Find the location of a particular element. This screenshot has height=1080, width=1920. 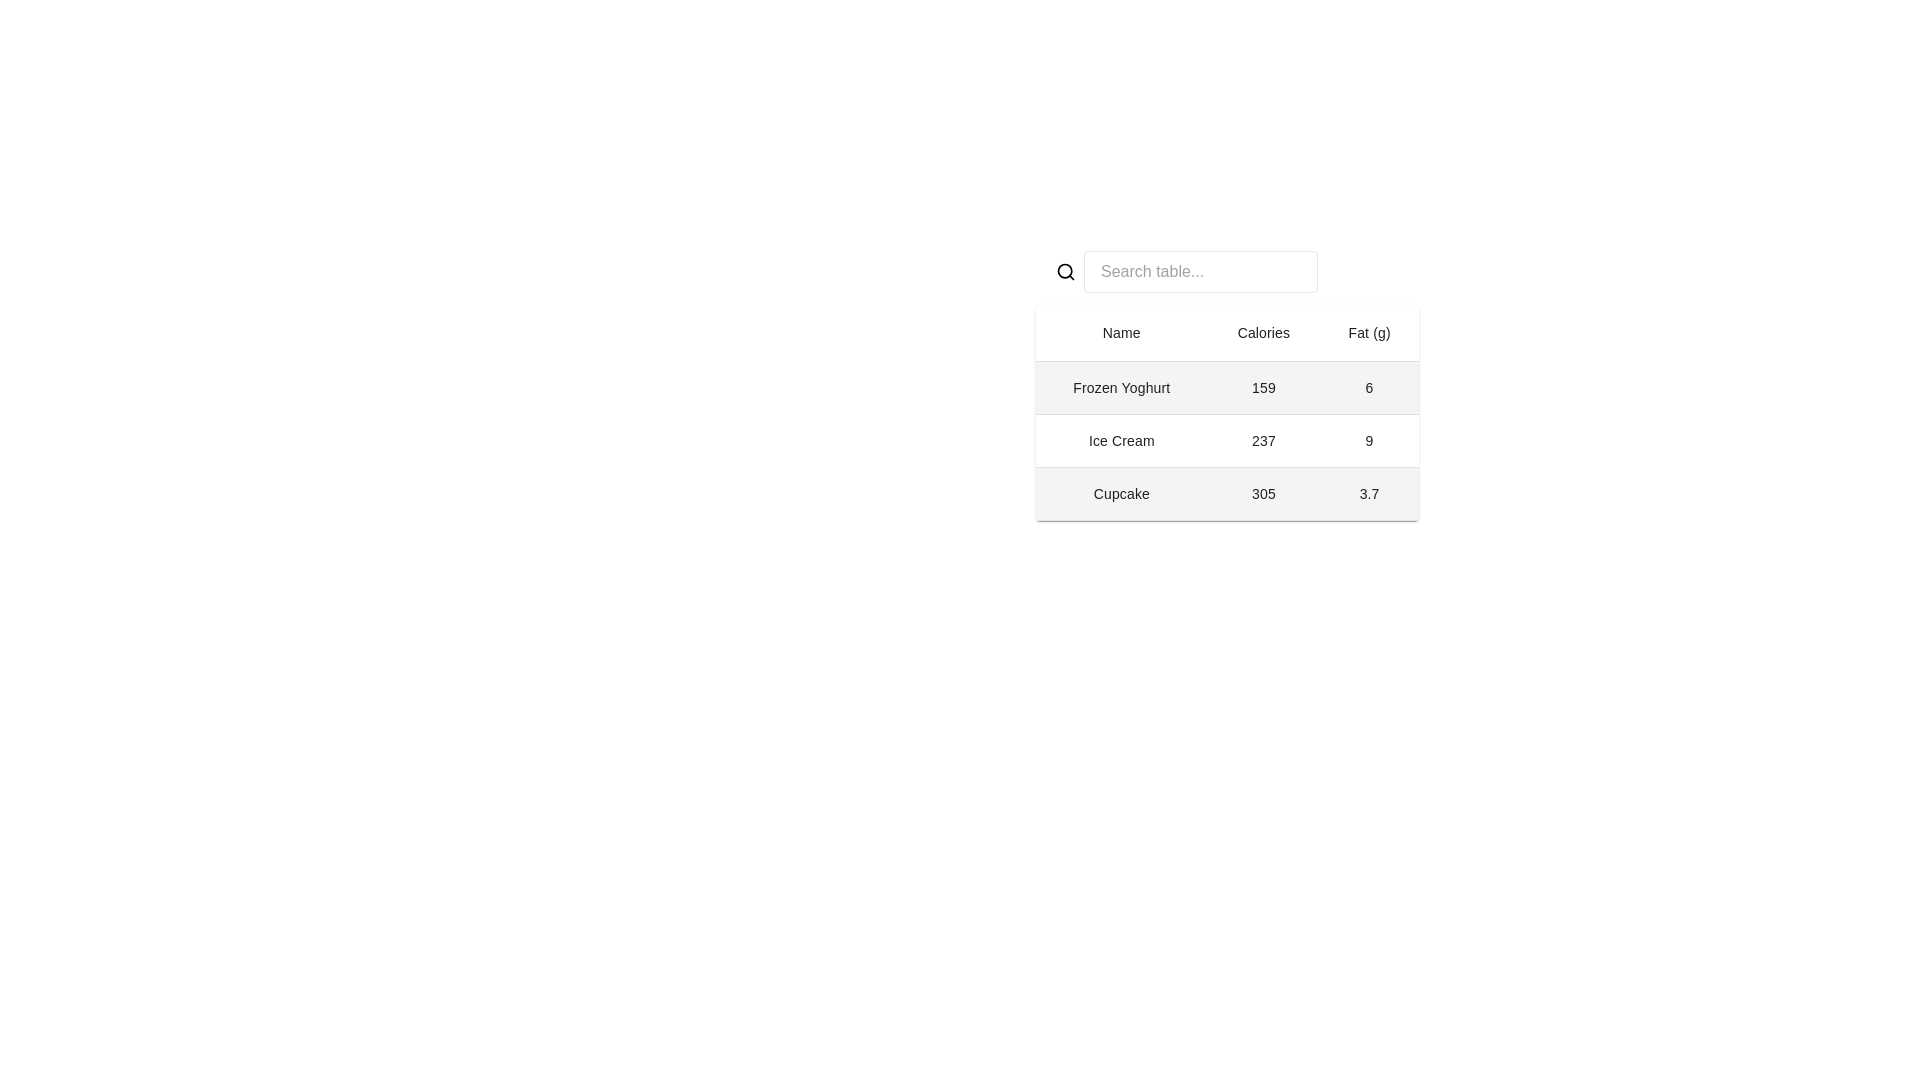

the non-interactive table cell displaying the numeric value '159' under the 'Calories' header, which is the second cell in the row starting with 'Frozen Yoghurt' is located at coordinates (1262, 388).